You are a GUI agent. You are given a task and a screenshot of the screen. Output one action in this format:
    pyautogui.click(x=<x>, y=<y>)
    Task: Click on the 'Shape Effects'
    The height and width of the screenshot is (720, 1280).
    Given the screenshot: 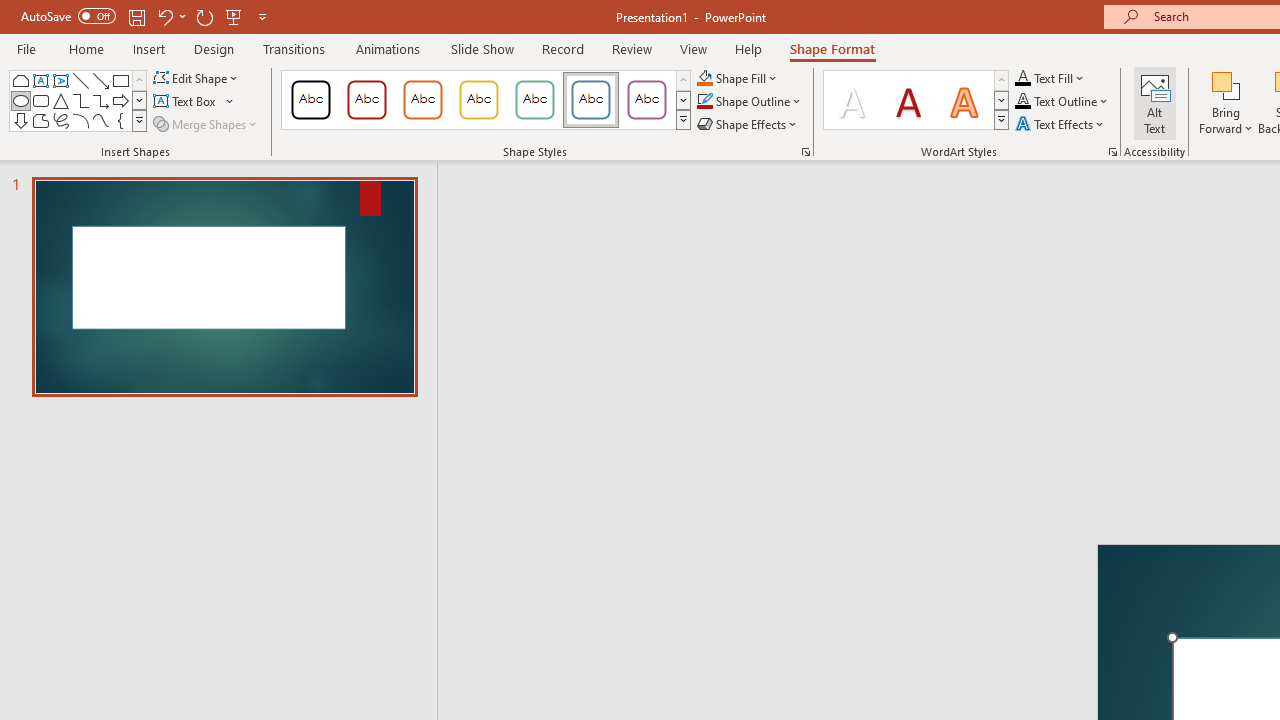 What is the action you would take?
    pyautogui.click(x=747, y=124)
    